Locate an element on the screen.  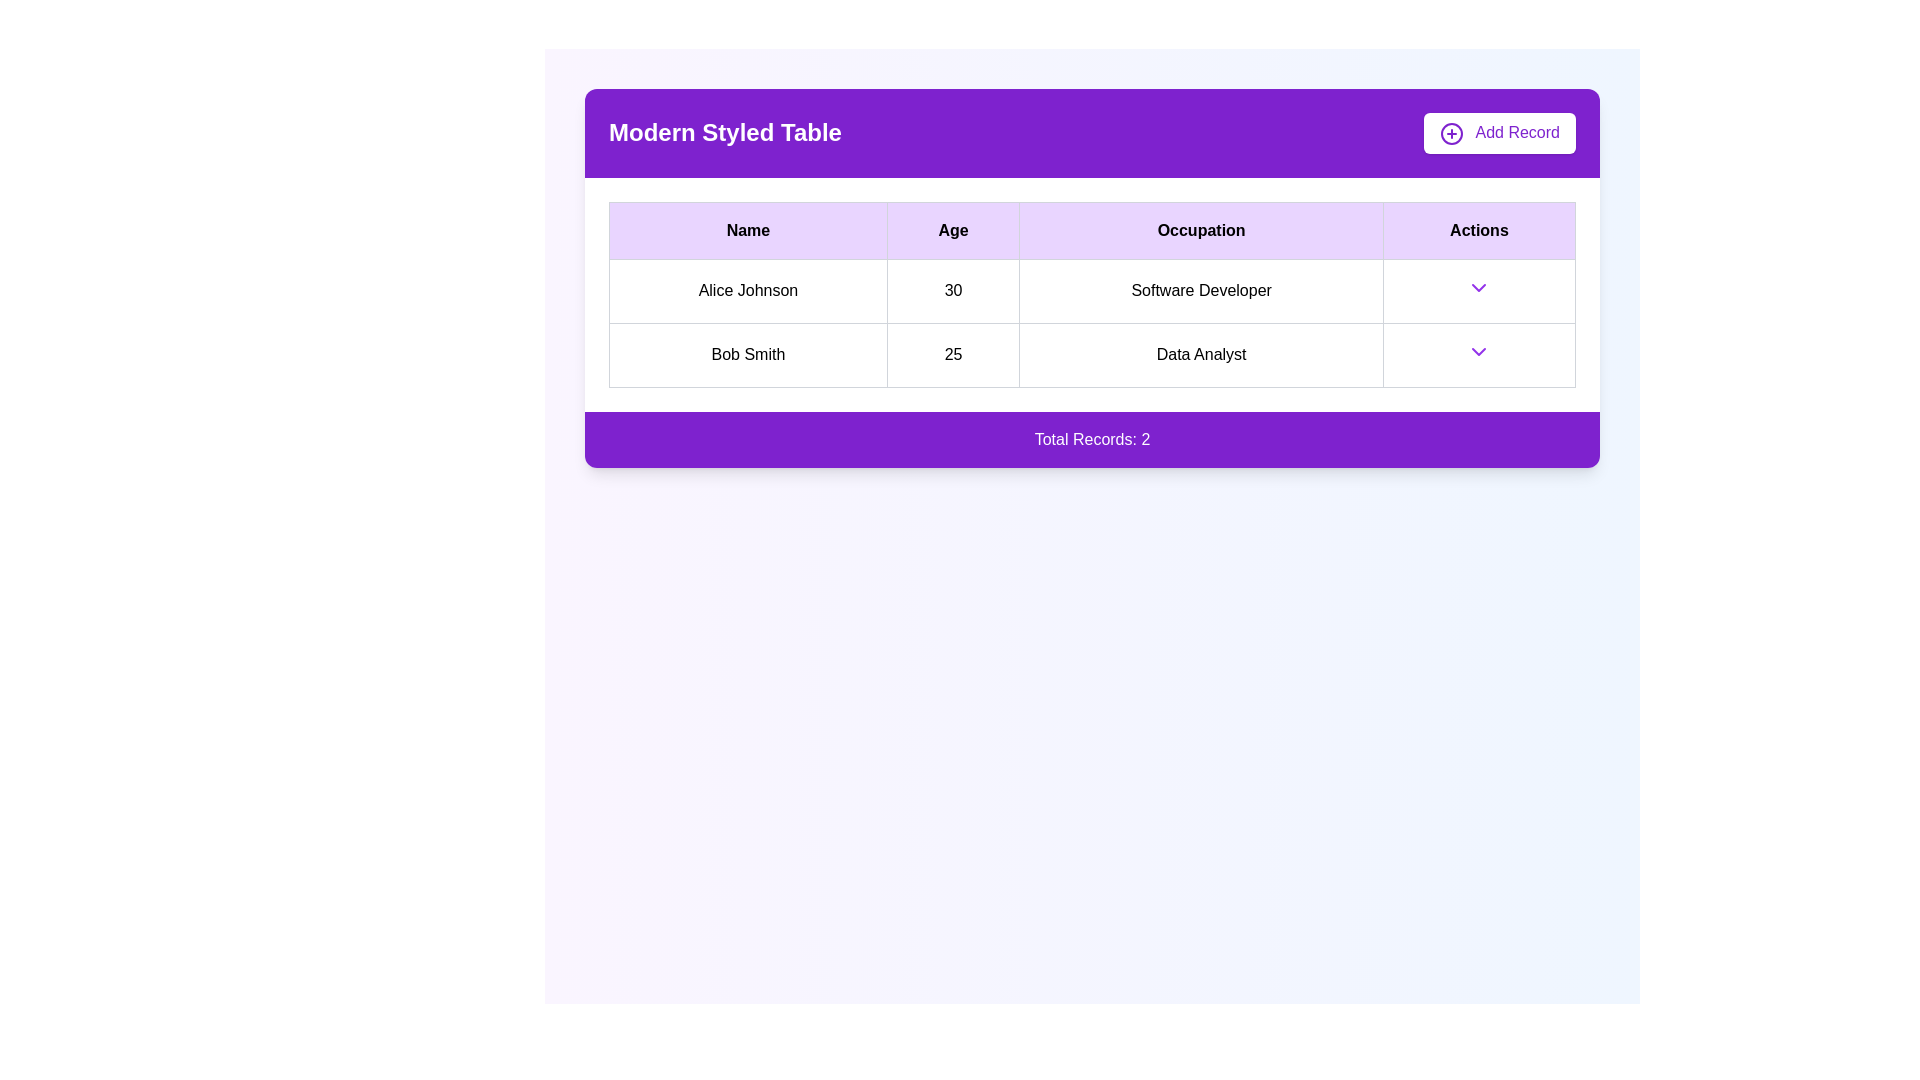
the static text display showing the age of 'Bob Smith' located in the 'Age' column of the table, adjacent to 'Bob Smith' on the left and 'Data Analyst' on the right is located at coordinates (952, 354).